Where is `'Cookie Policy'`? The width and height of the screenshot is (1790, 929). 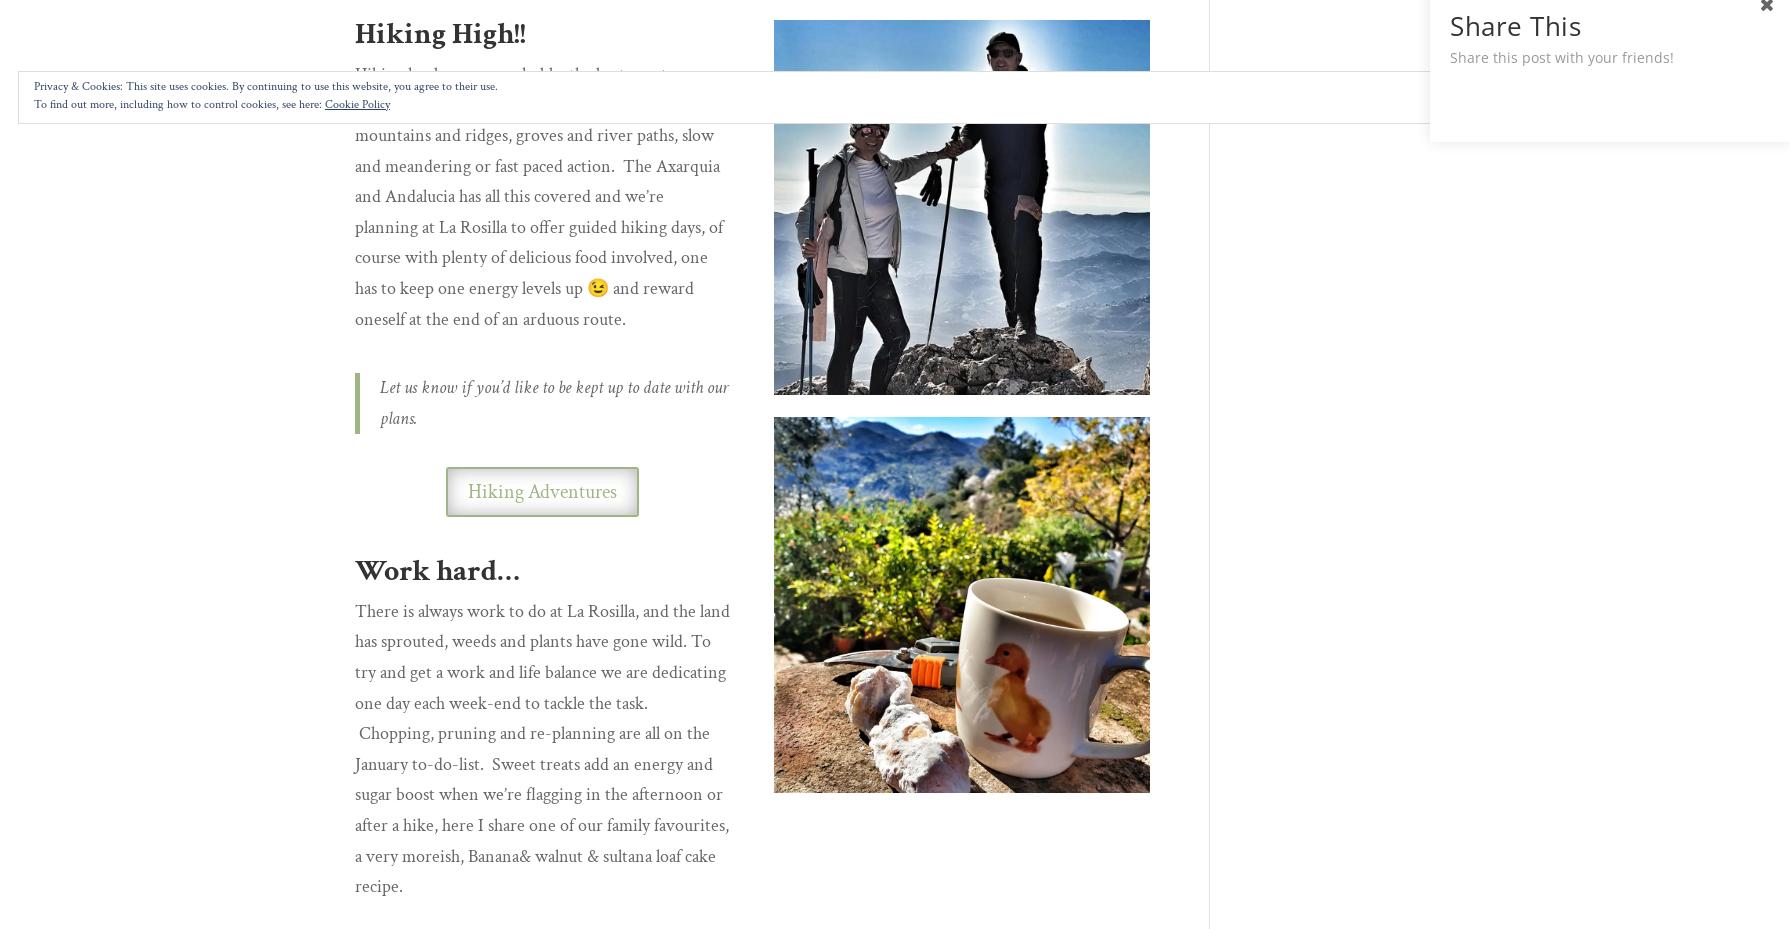 'Cookie Policy' is located at coordinates (357, 104).